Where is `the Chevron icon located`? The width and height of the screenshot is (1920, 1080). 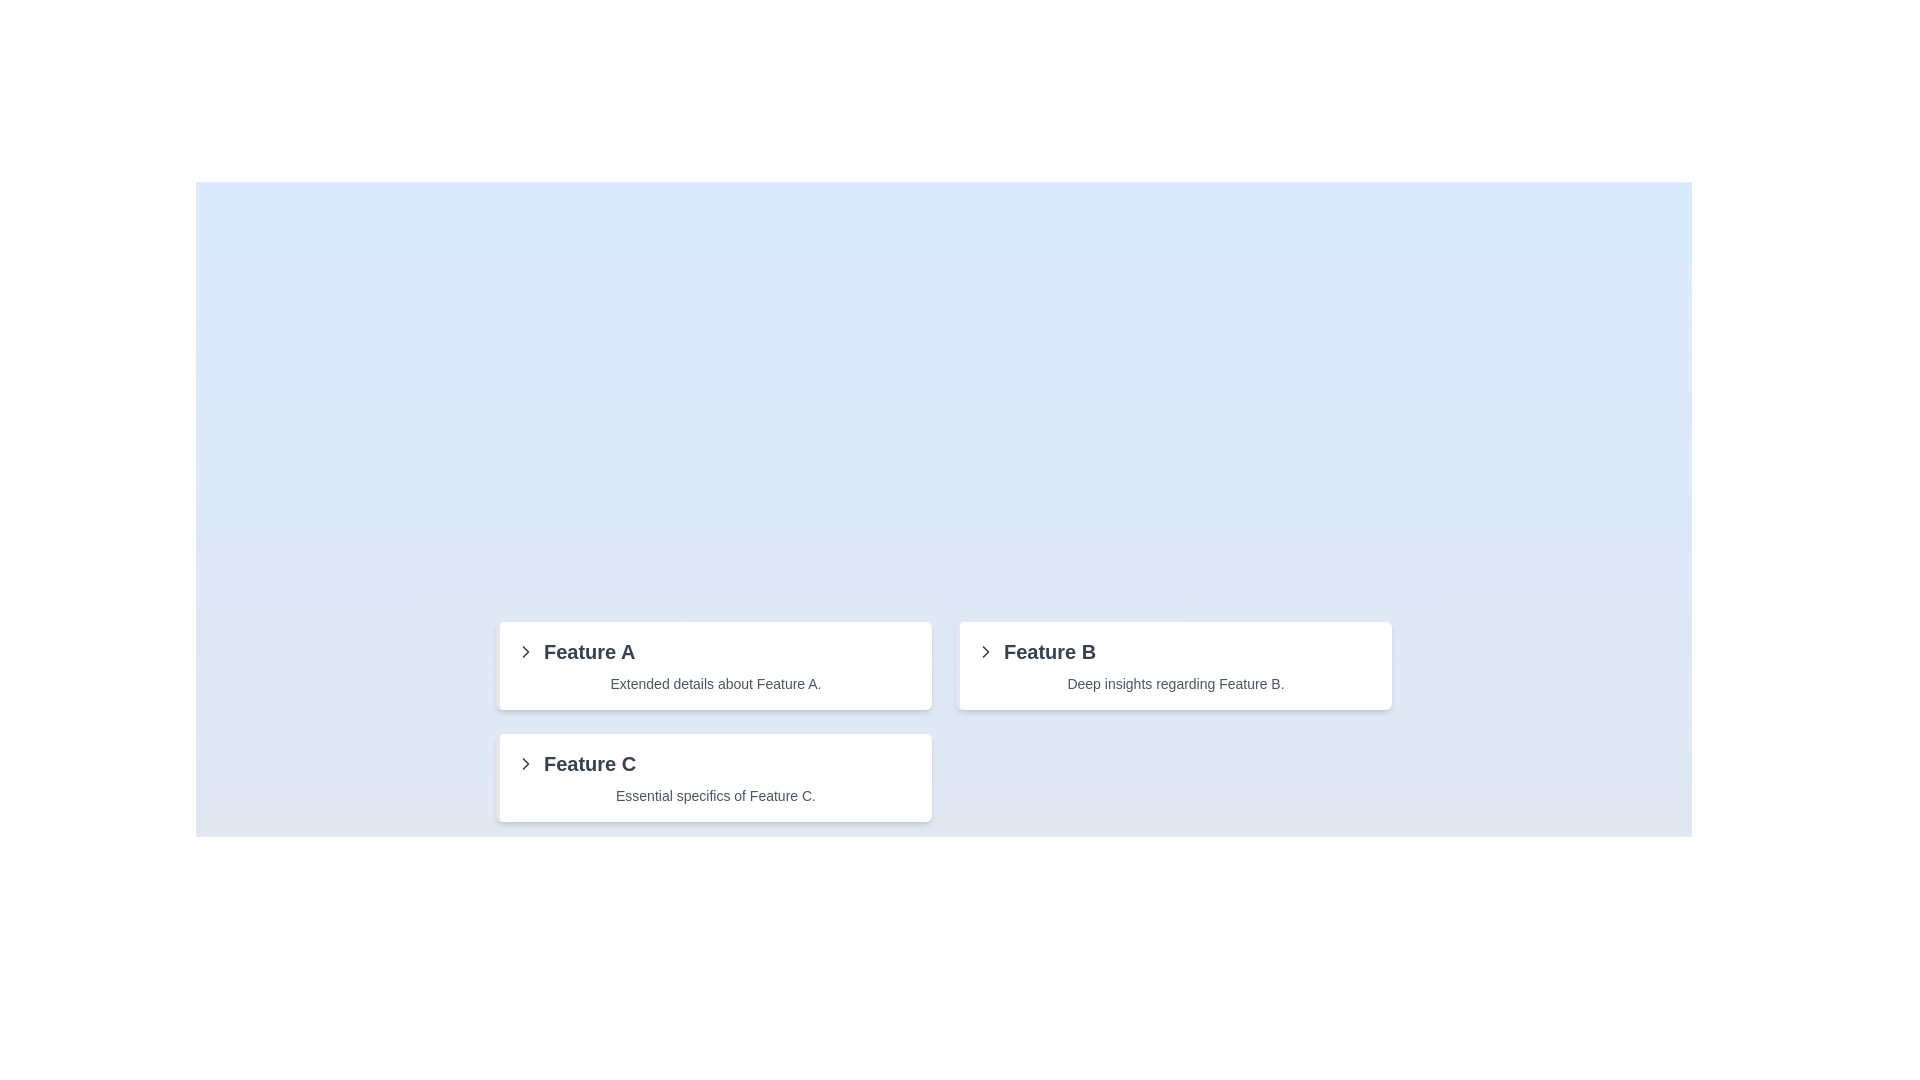 the Chevron icon located is located at coordinates (985, 651).